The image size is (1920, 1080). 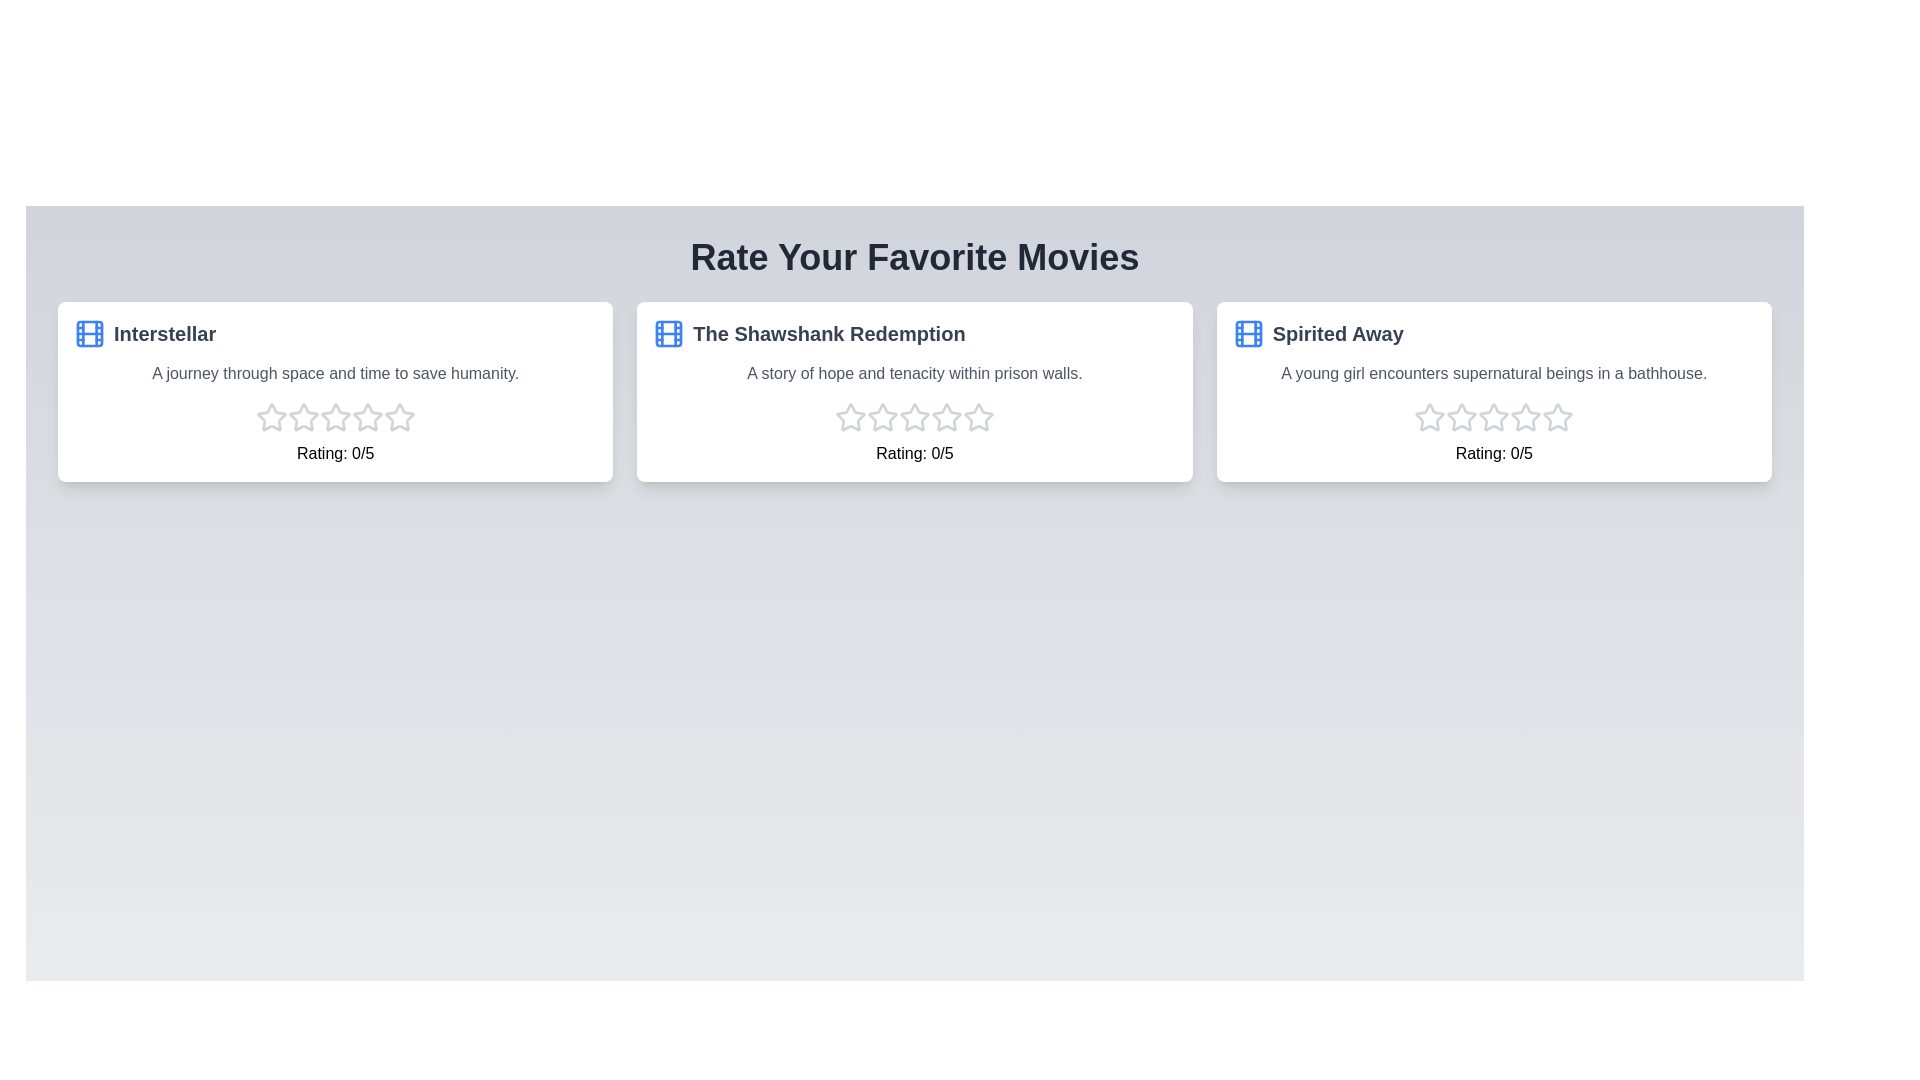 I want to click on the star corresponding to the 5 rating for the movie Spirited Away, so click(x=1557, y=416).